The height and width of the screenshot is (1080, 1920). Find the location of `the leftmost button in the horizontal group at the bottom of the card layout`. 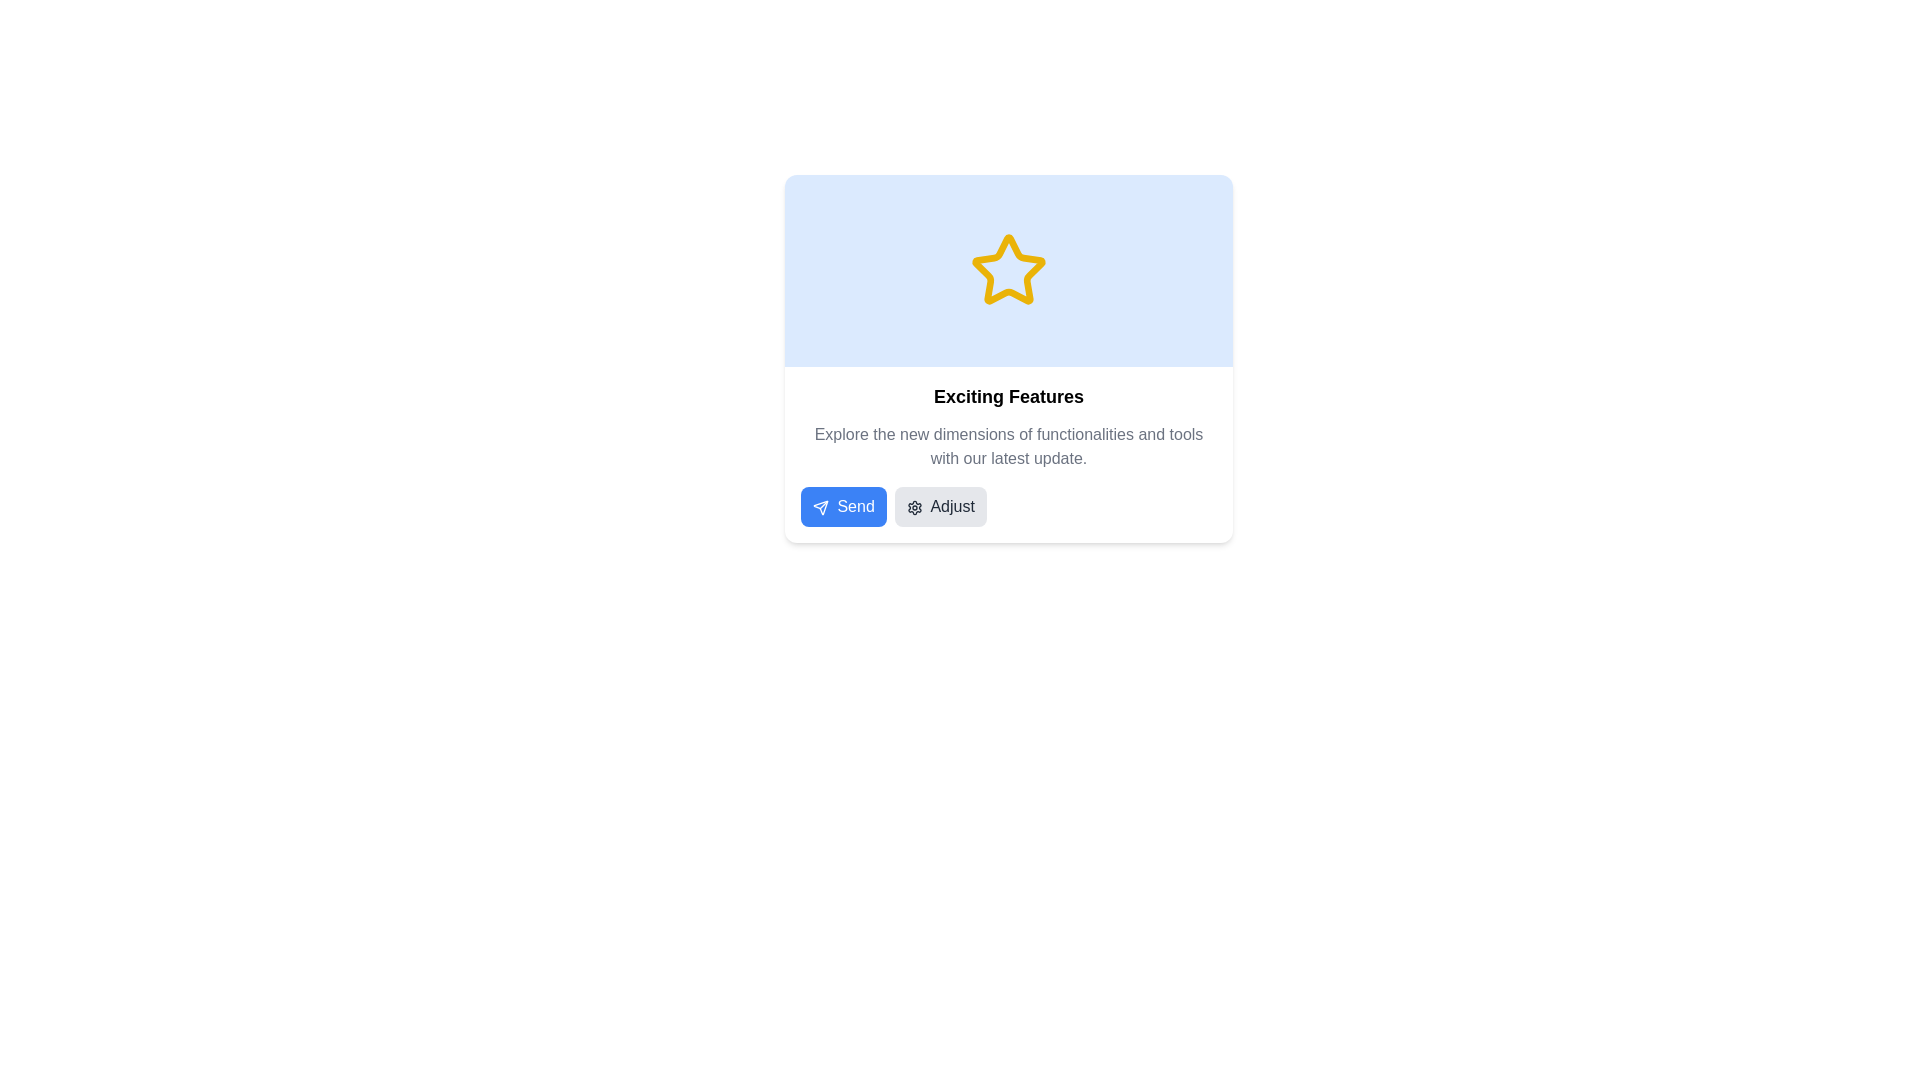

the leftmost button in the horizontal group at the bottom of the card layout is located at coordinates (843, 505).